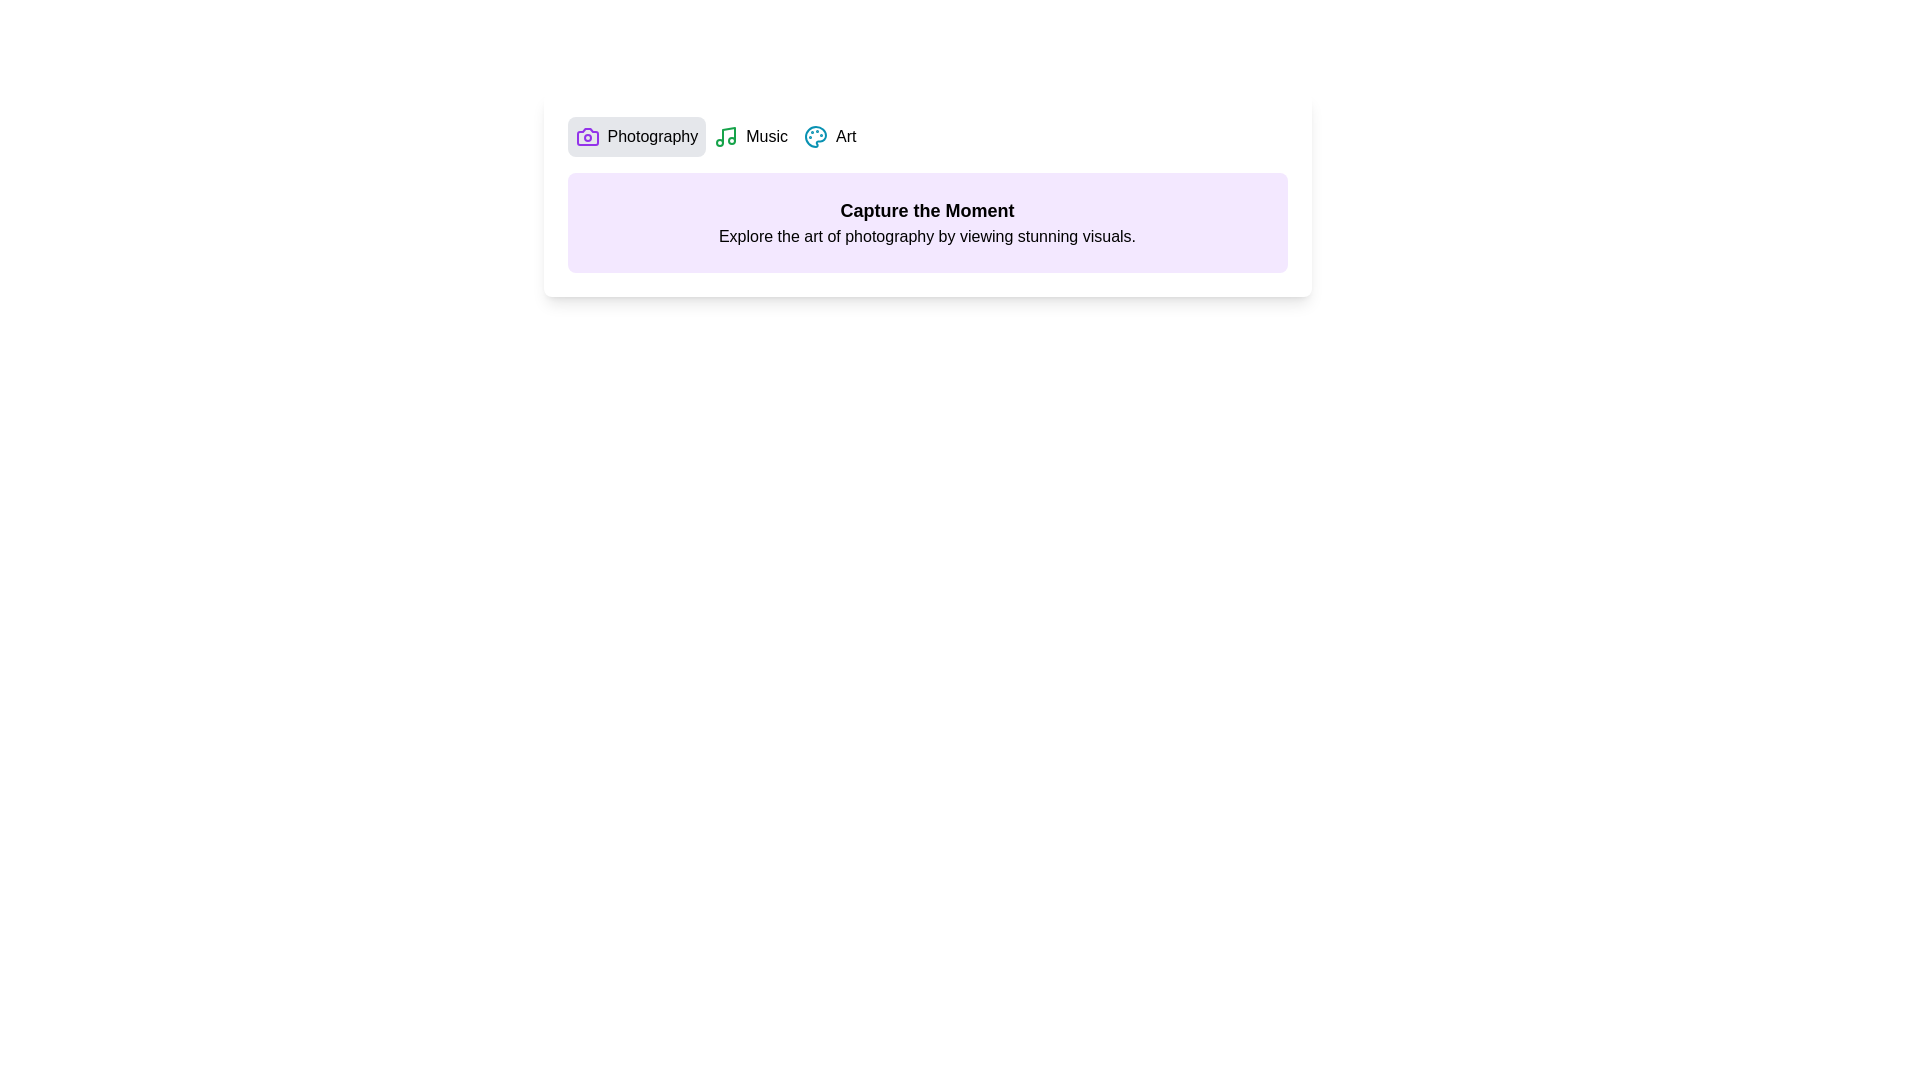 This screenshot has height=1080, width=1920. I want to click on the Photography tab by clicking on the corresponding button, so click(635, 136).